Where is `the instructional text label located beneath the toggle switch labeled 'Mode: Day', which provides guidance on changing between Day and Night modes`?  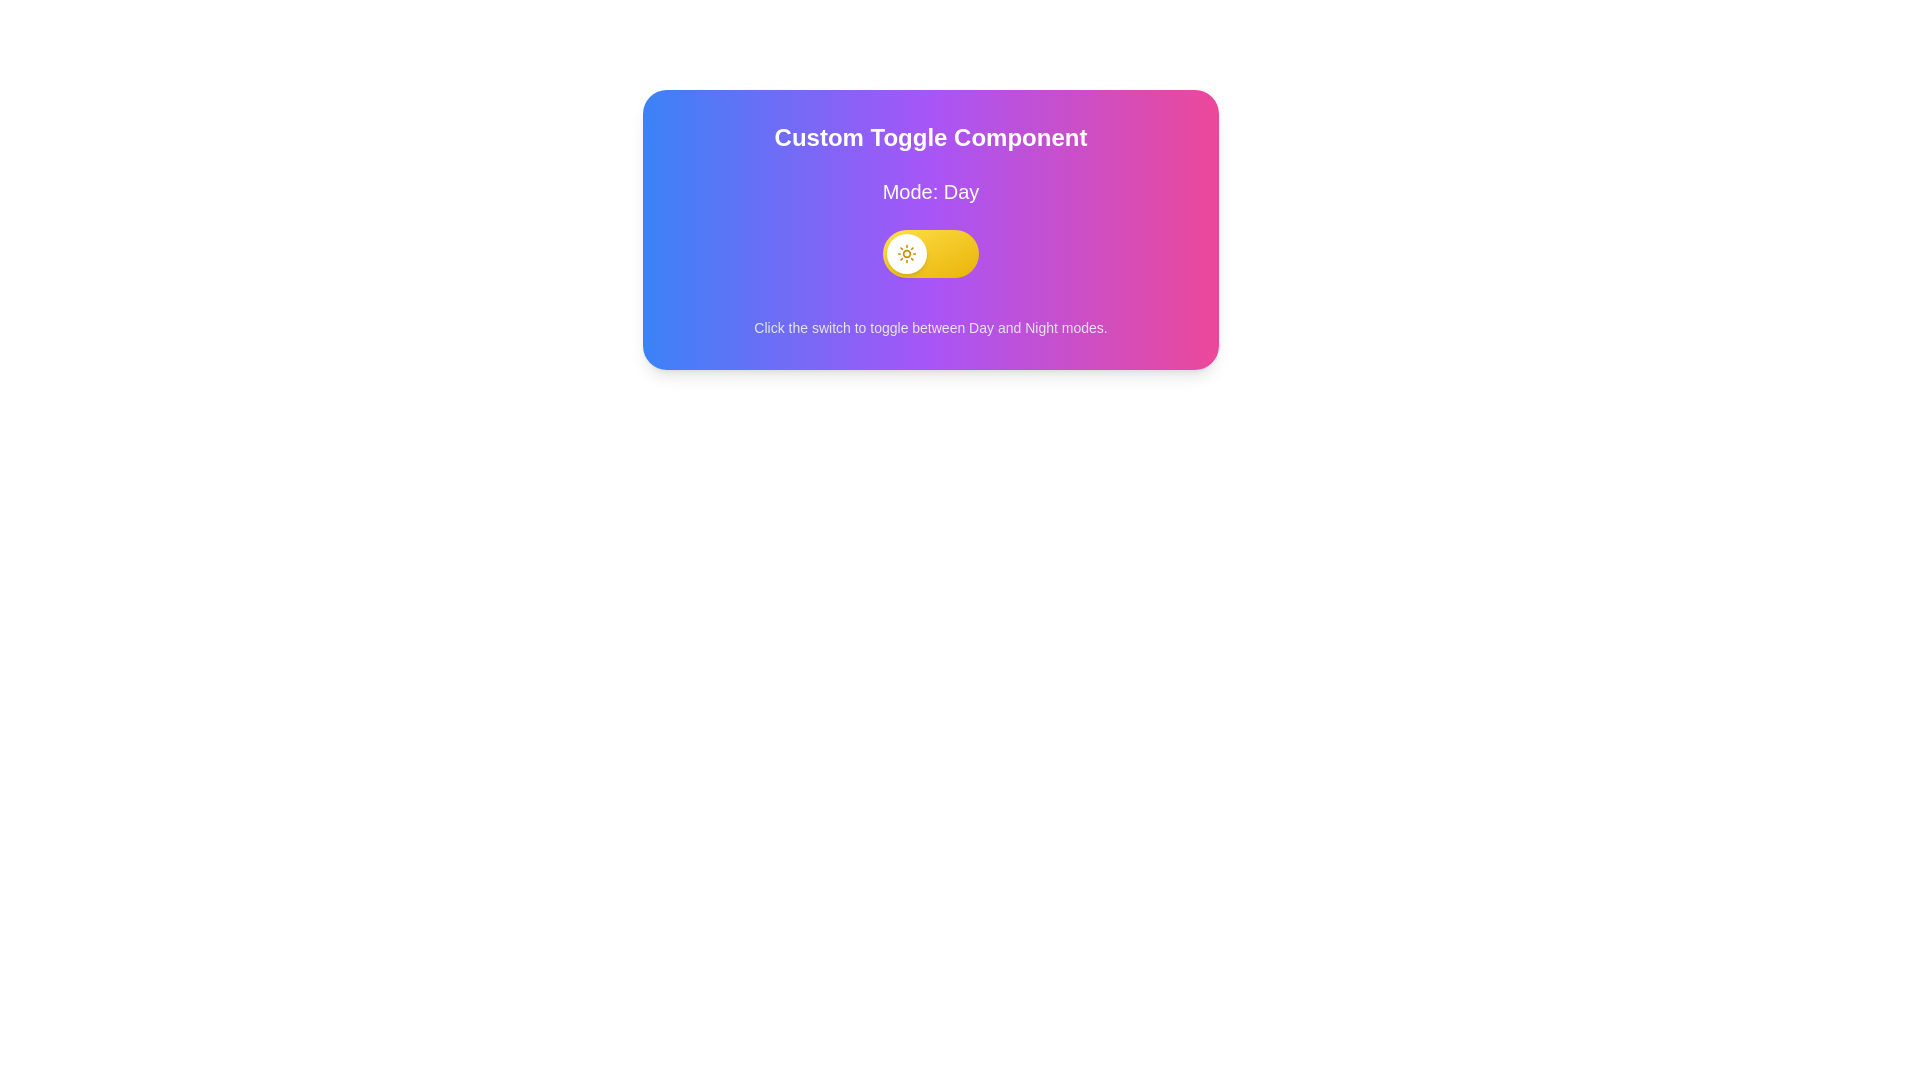
the instructional text label located beneath the toggle switch labeled 'Mode: Day', which provides guidance on changing between Day and Night modes is located at coordinates (930, 326).